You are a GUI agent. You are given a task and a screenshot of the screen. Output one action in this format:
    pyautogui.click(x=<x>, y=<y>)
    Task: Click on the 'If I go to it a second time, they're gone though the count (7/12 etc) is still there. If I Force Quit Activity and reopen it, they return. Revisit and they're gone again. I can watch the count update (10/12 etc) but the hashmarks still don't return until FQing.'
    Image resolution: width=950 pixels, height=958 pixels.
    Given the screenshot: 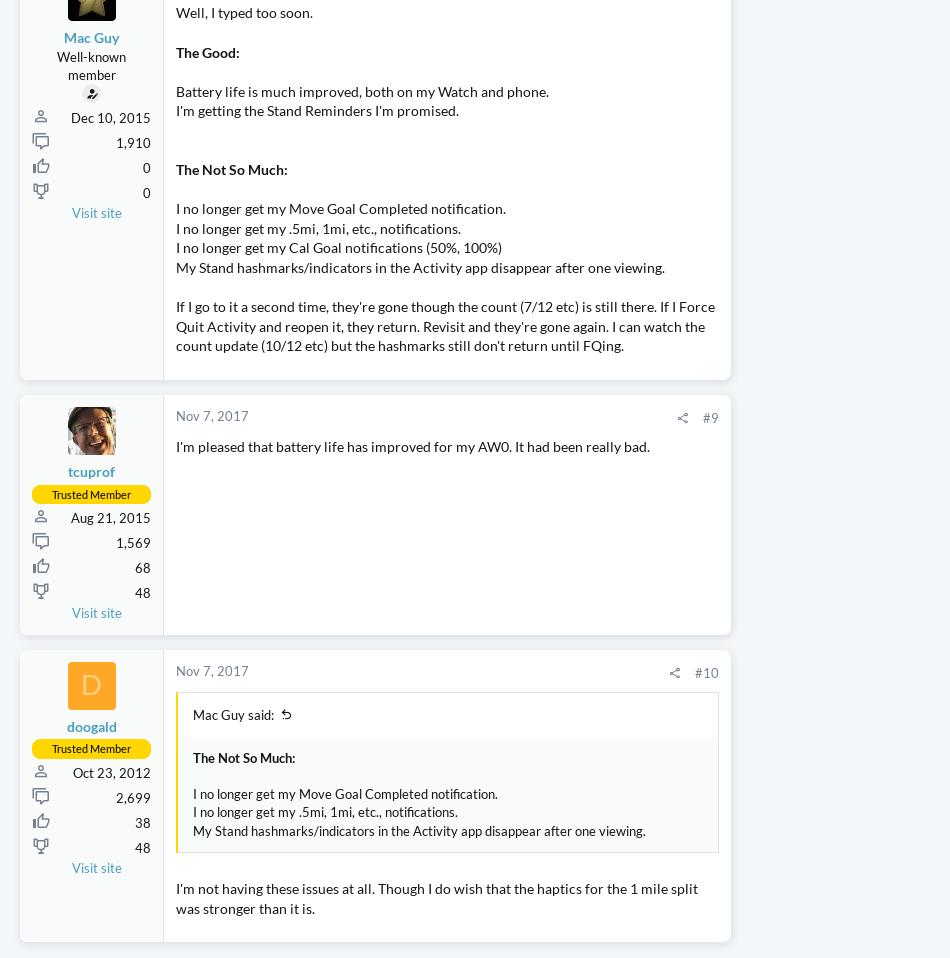 What is the action you would take?
    pyautogui.click(x=382, y=414)
    